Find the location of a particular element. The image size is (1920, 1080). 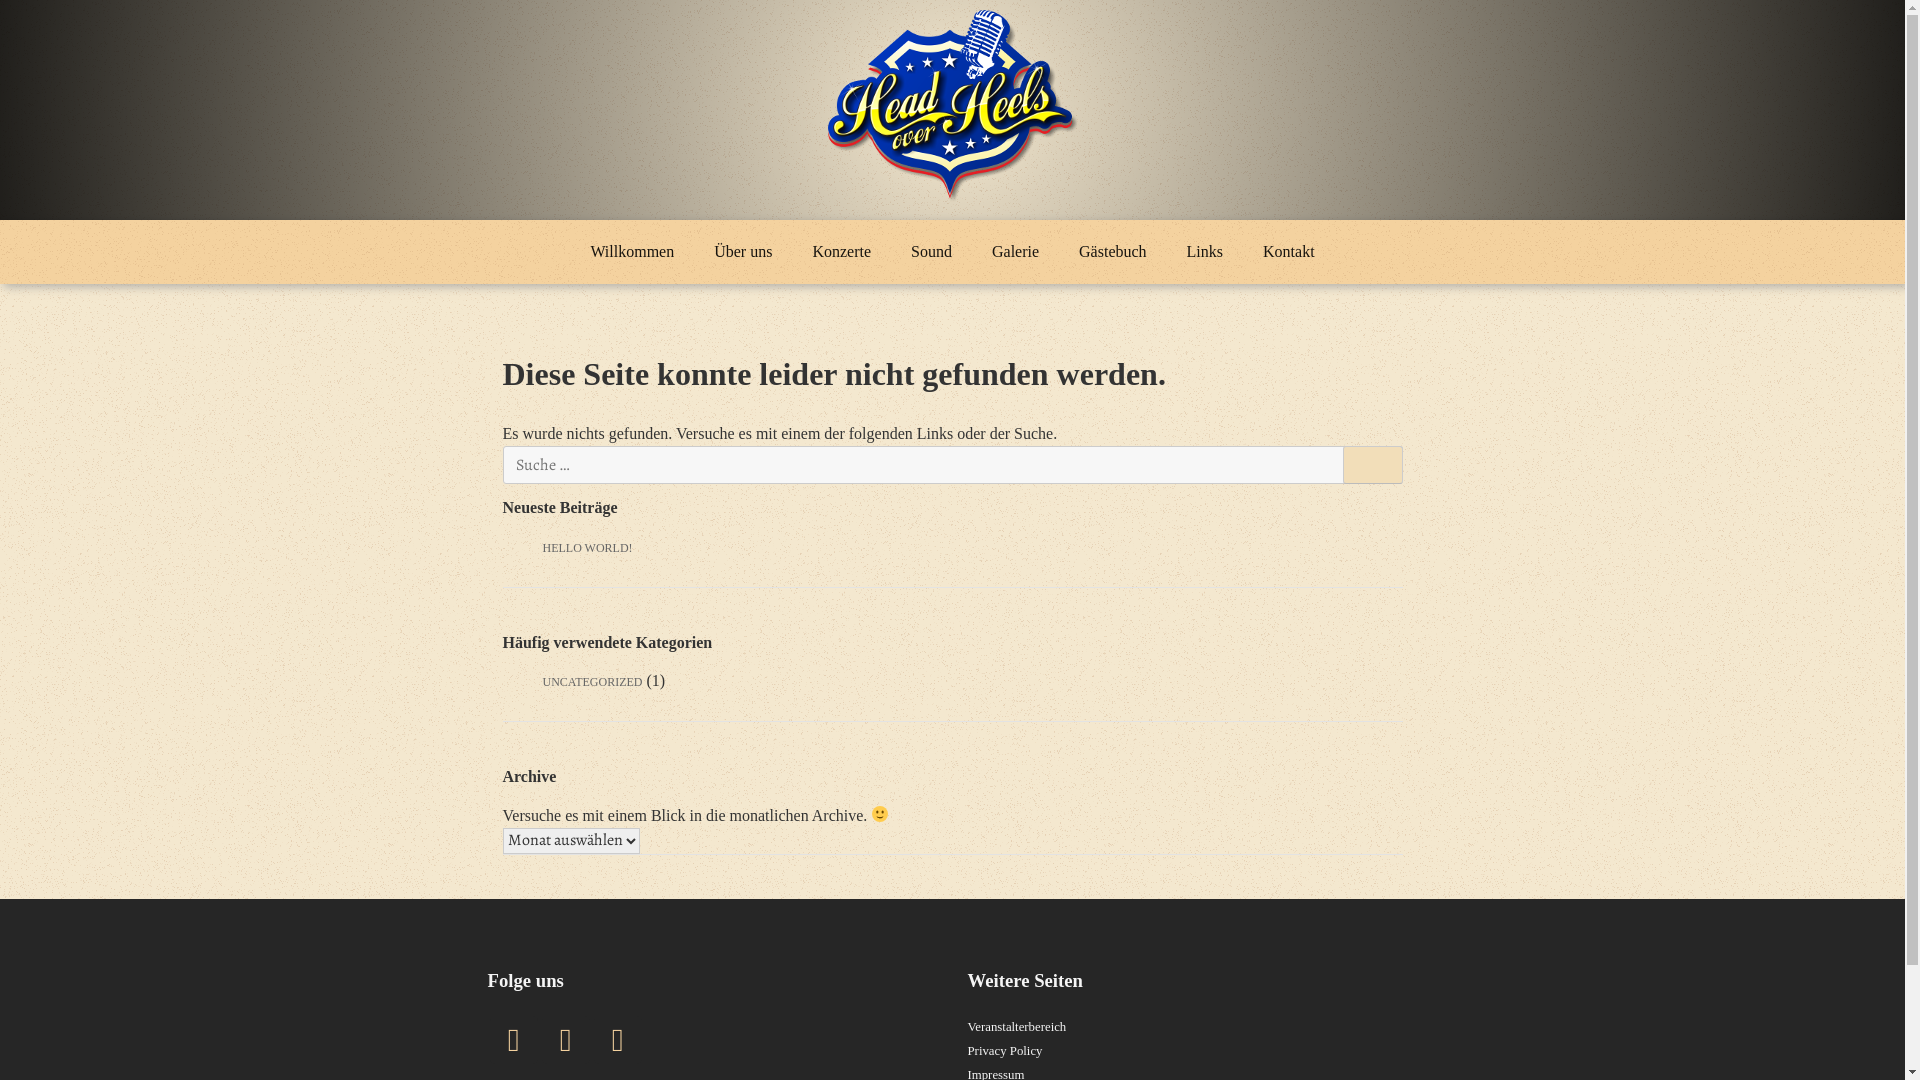

'UNCATEGORIZED' is located at coordinates (590, 681).